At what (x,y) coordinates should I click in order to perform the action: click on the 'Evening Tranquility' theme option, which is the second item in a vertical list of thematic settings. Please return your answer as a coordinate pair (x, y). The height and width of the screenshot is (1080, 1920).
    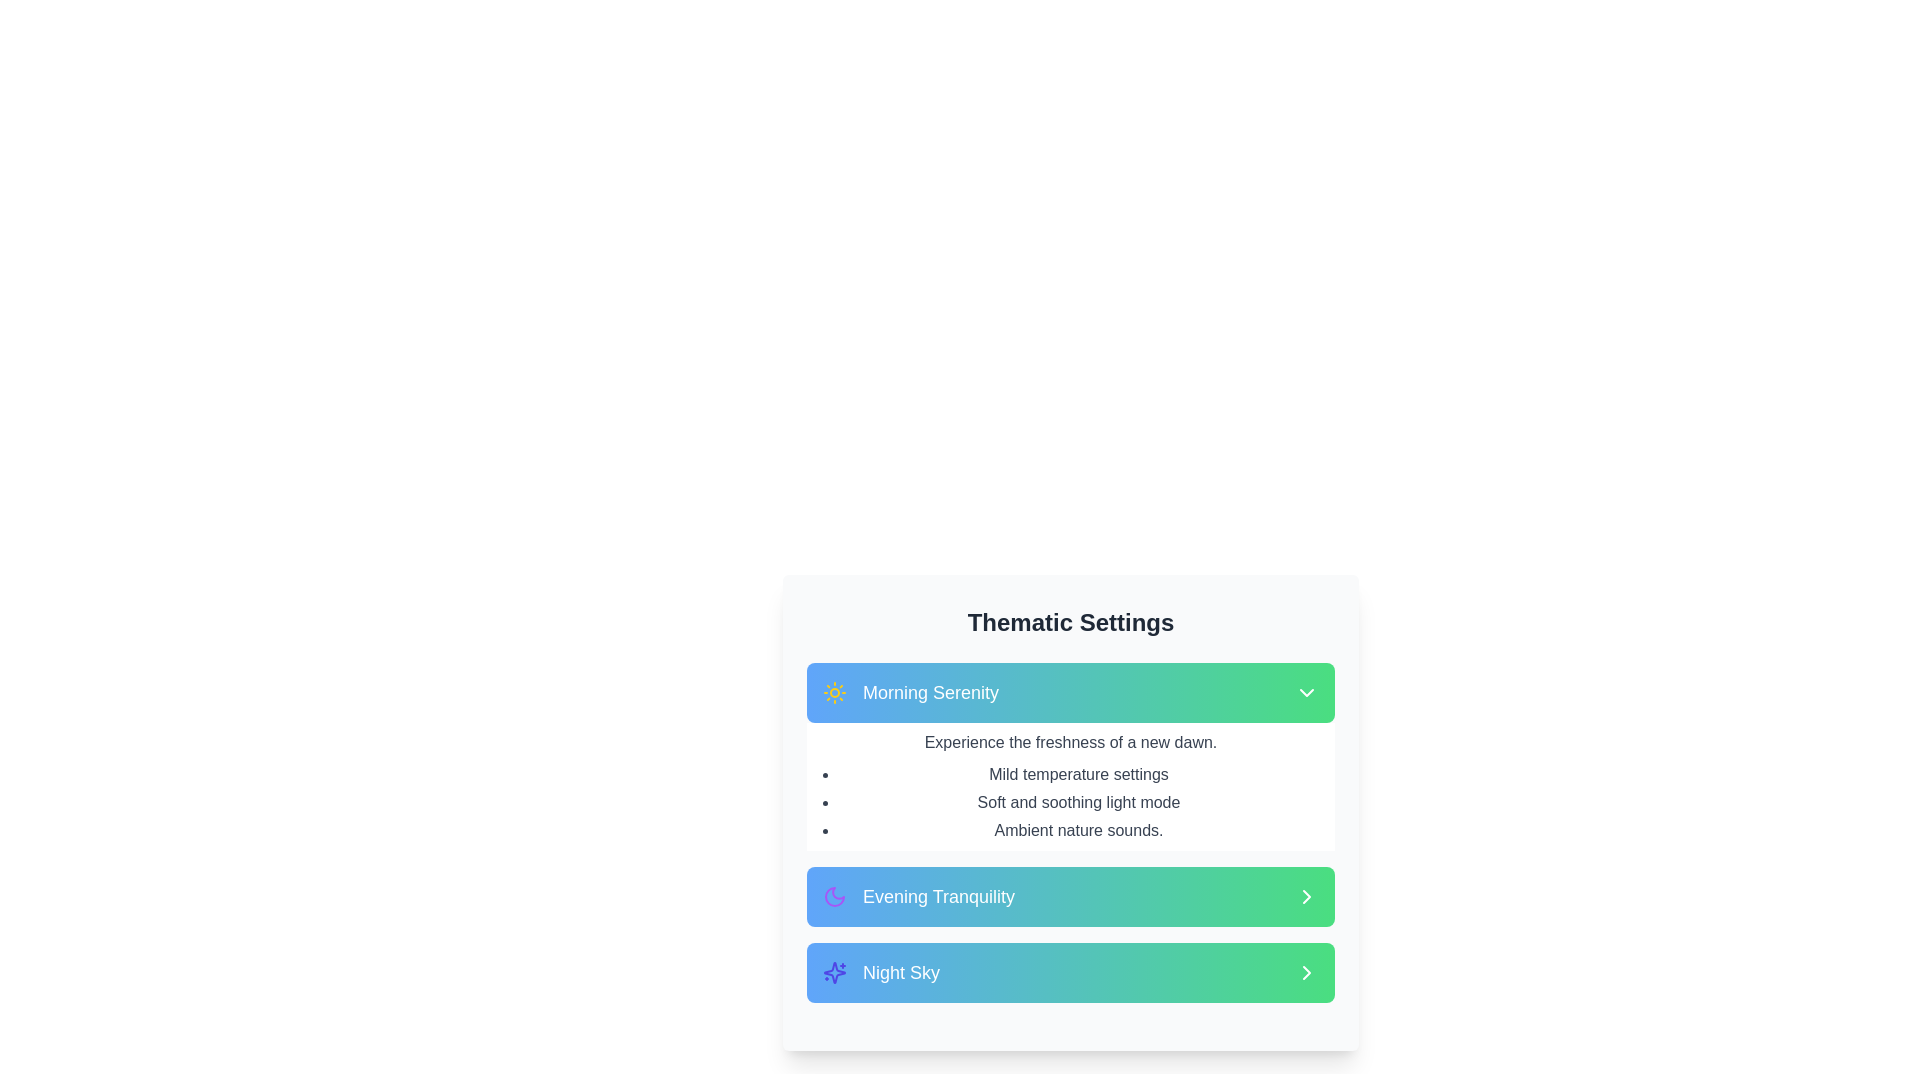
    Looking at the image, I should click on (918, 896).